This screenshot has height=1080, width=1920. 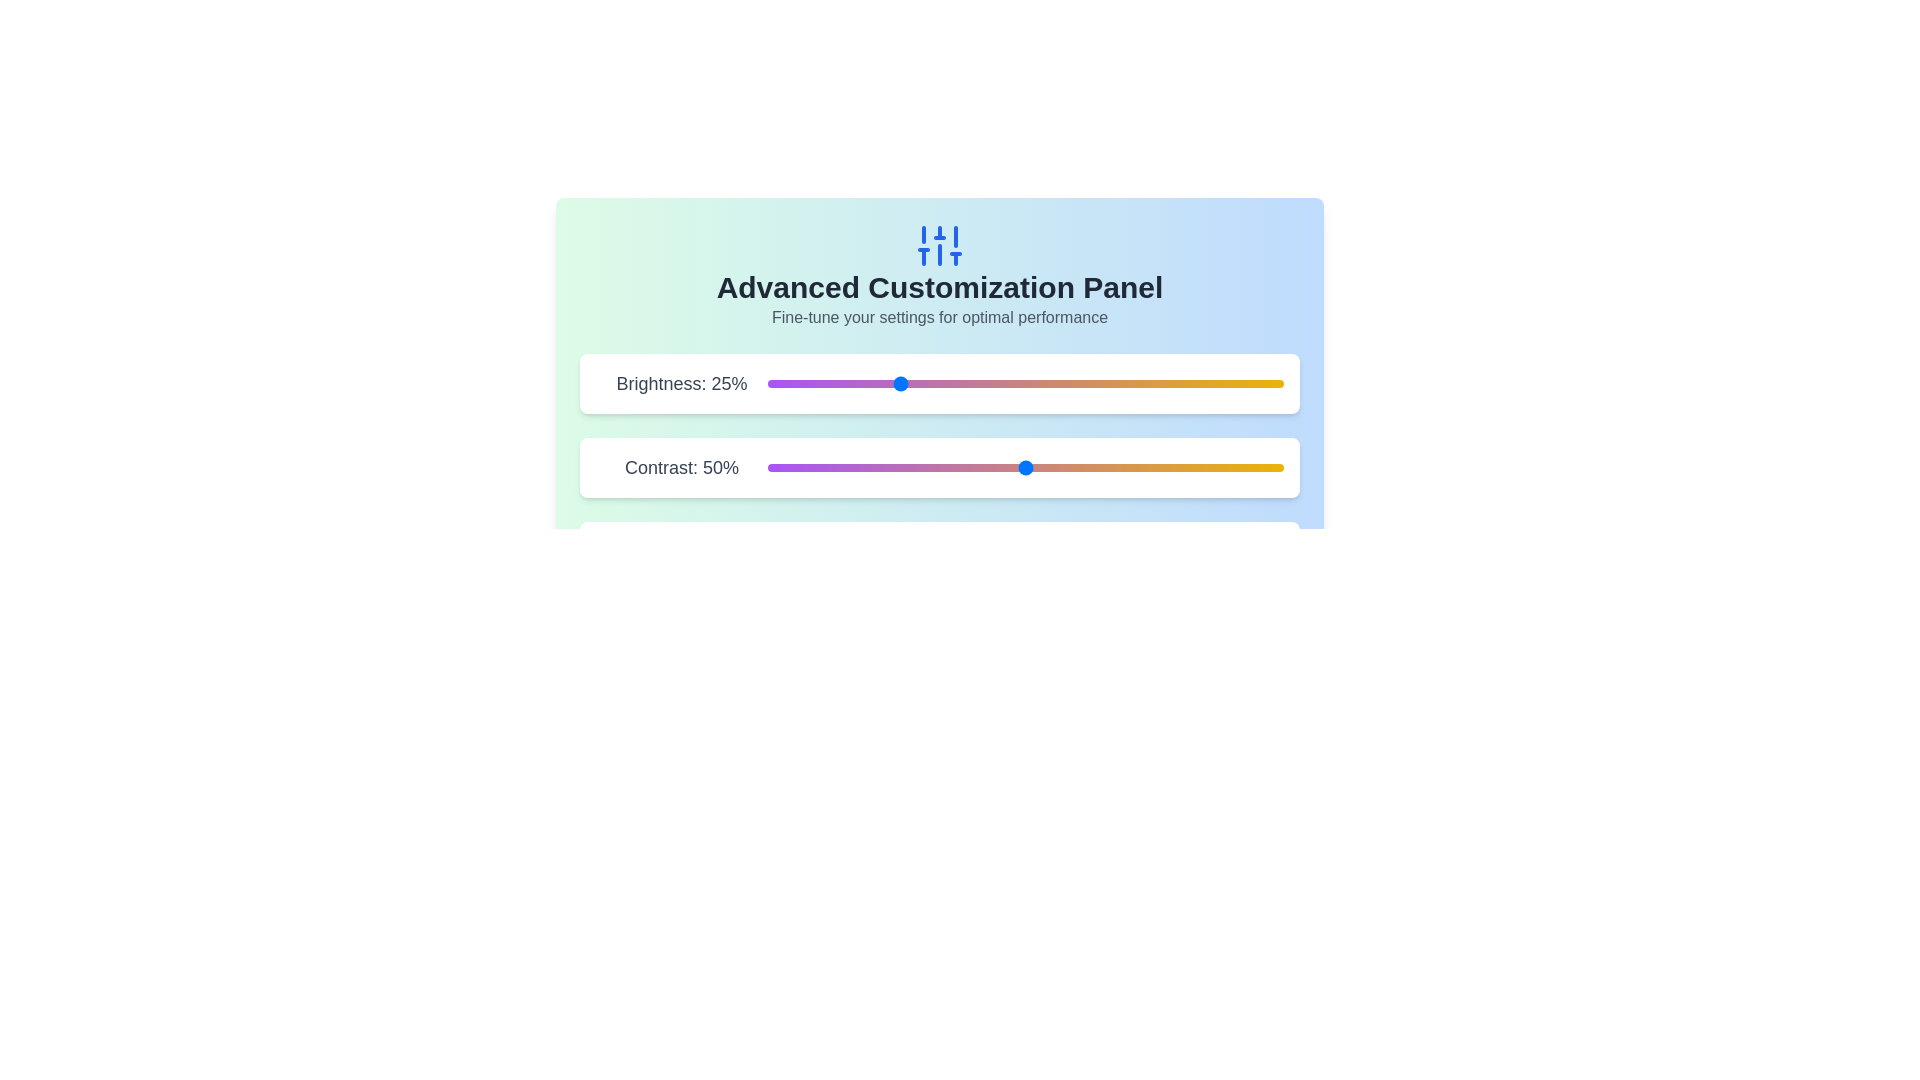 What do you see at coordinates (1112, 384) in the screenshot?
I see `the brightness slider to 67%` at bounding box center [1112, 384].